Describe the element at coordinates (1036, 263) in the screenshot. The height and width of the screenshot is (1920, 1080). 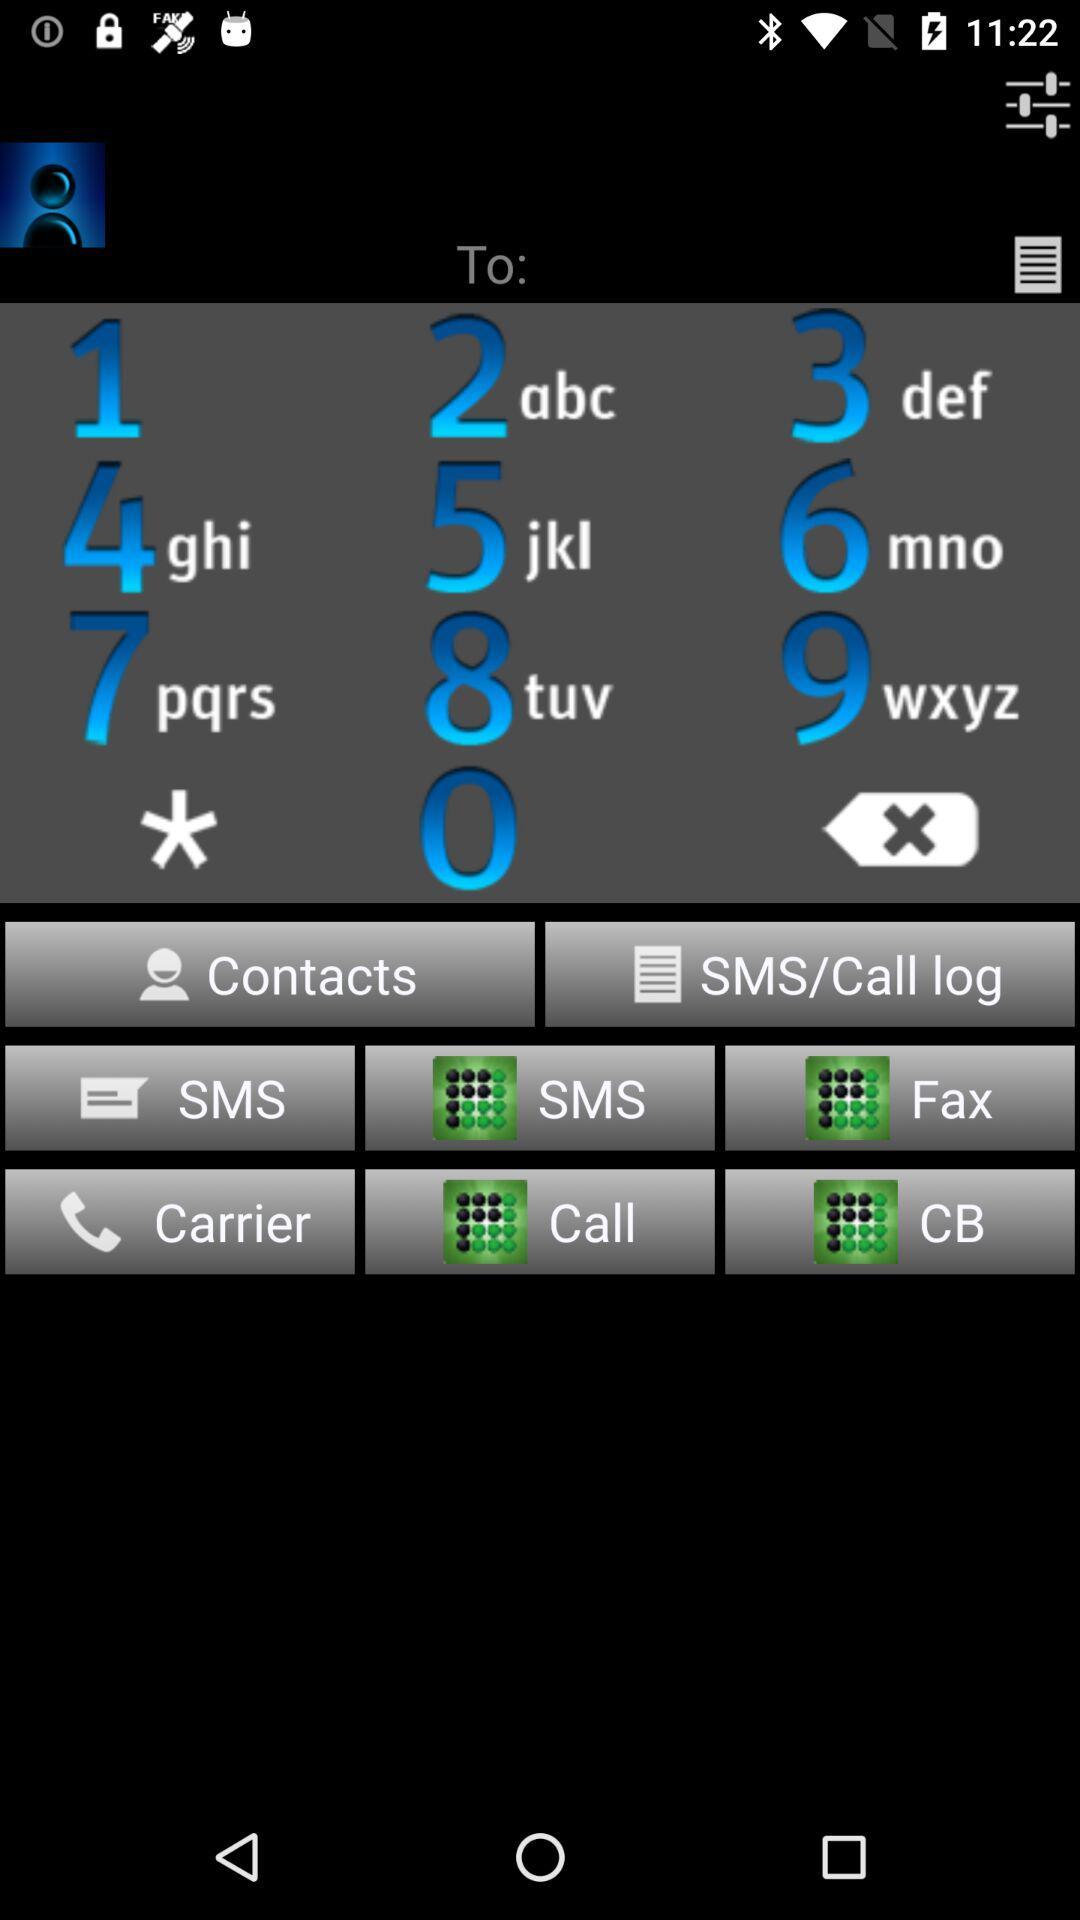
I see `the description icon` at that location.